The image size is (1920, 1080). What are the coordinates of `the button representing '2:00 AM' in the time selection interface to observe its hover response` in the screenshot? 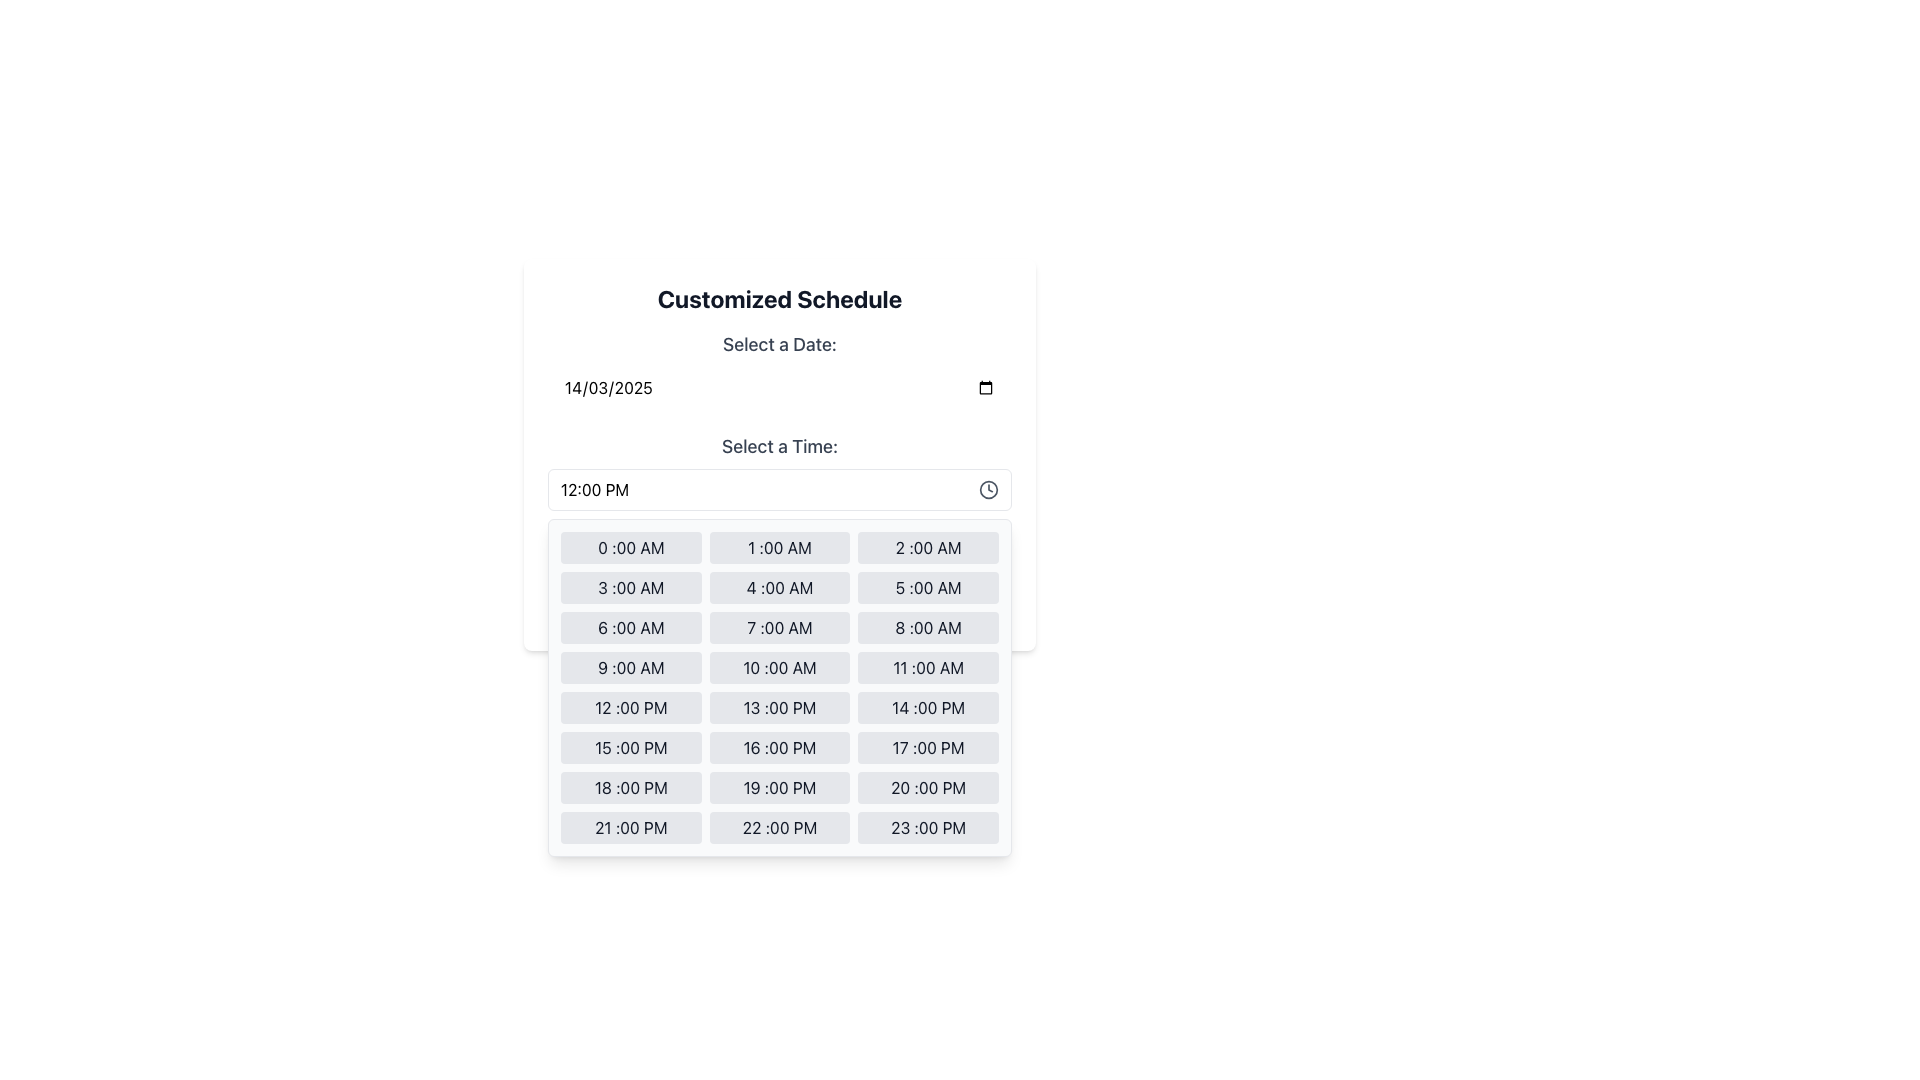 It's located at (927, 547).